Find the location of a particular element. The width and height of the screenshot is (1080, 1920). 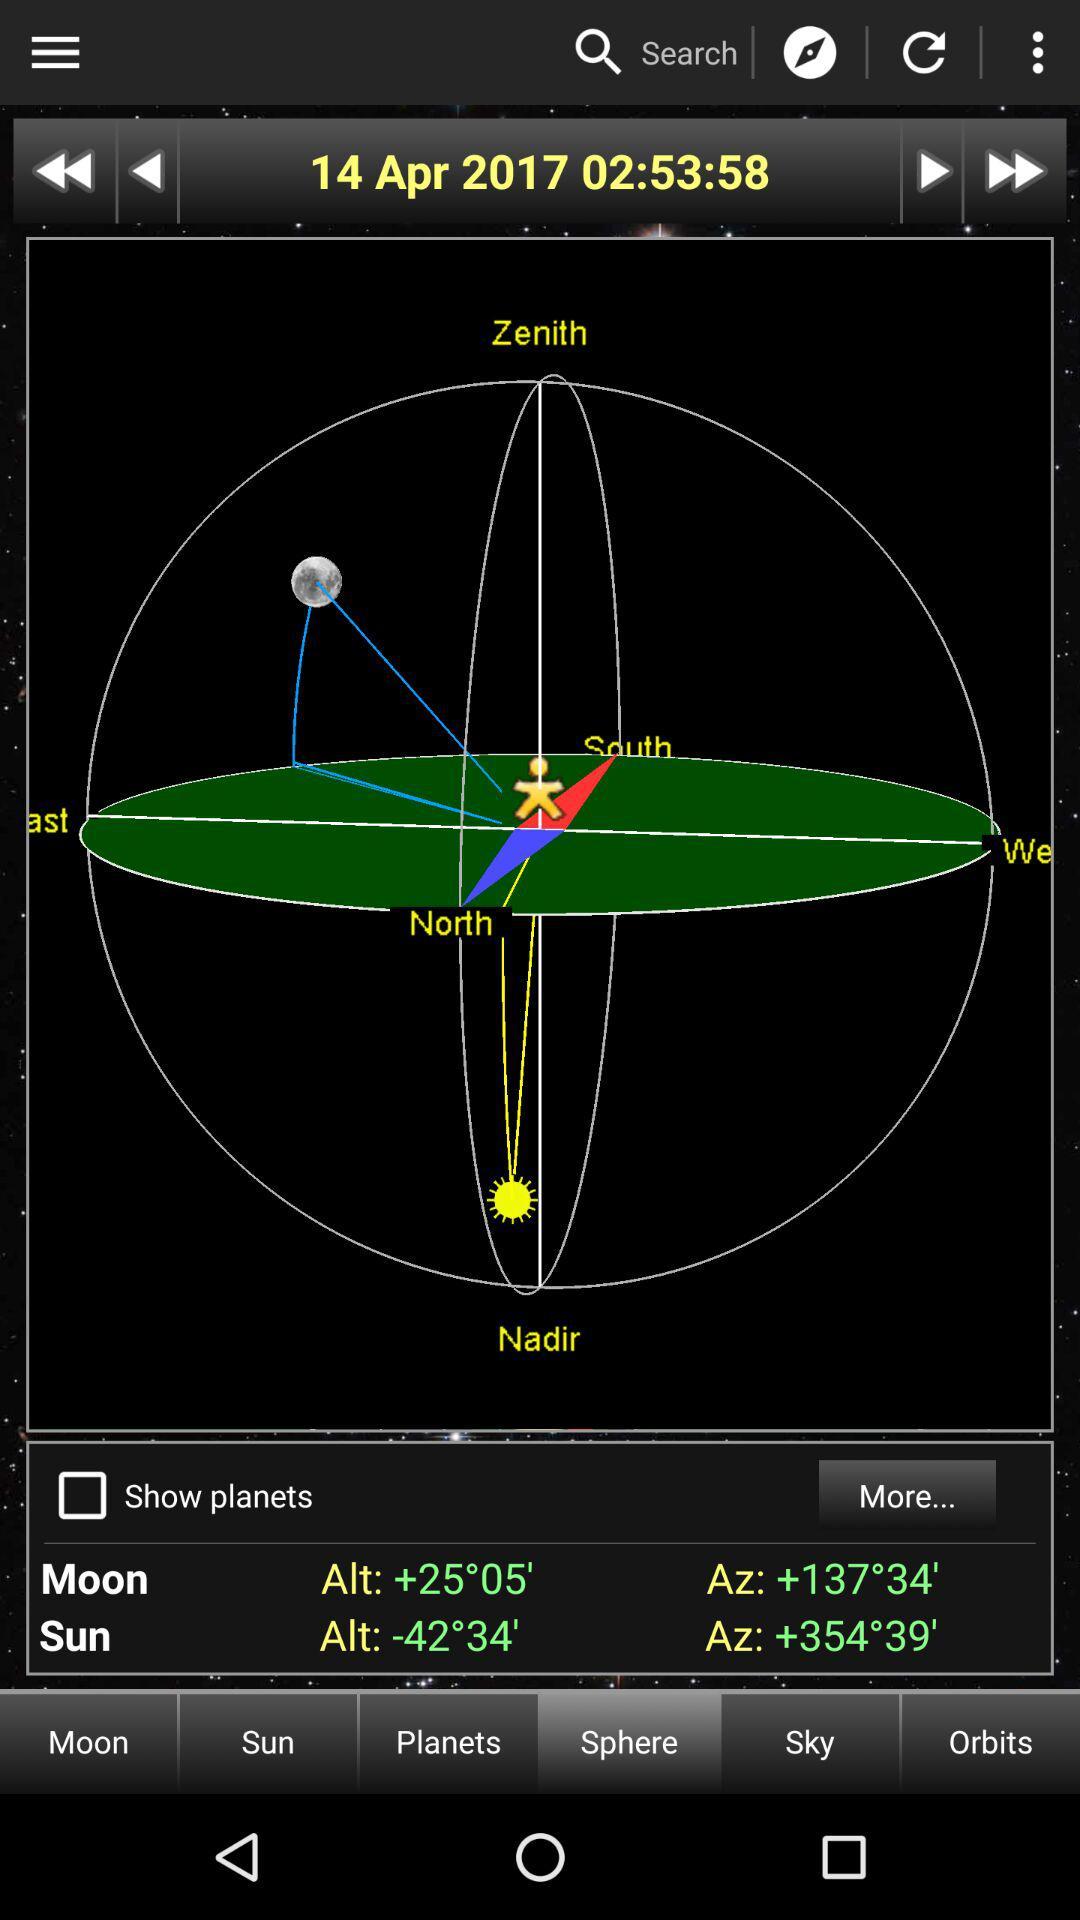

icon to the left of more... item is located at coordinates (219, 1495).